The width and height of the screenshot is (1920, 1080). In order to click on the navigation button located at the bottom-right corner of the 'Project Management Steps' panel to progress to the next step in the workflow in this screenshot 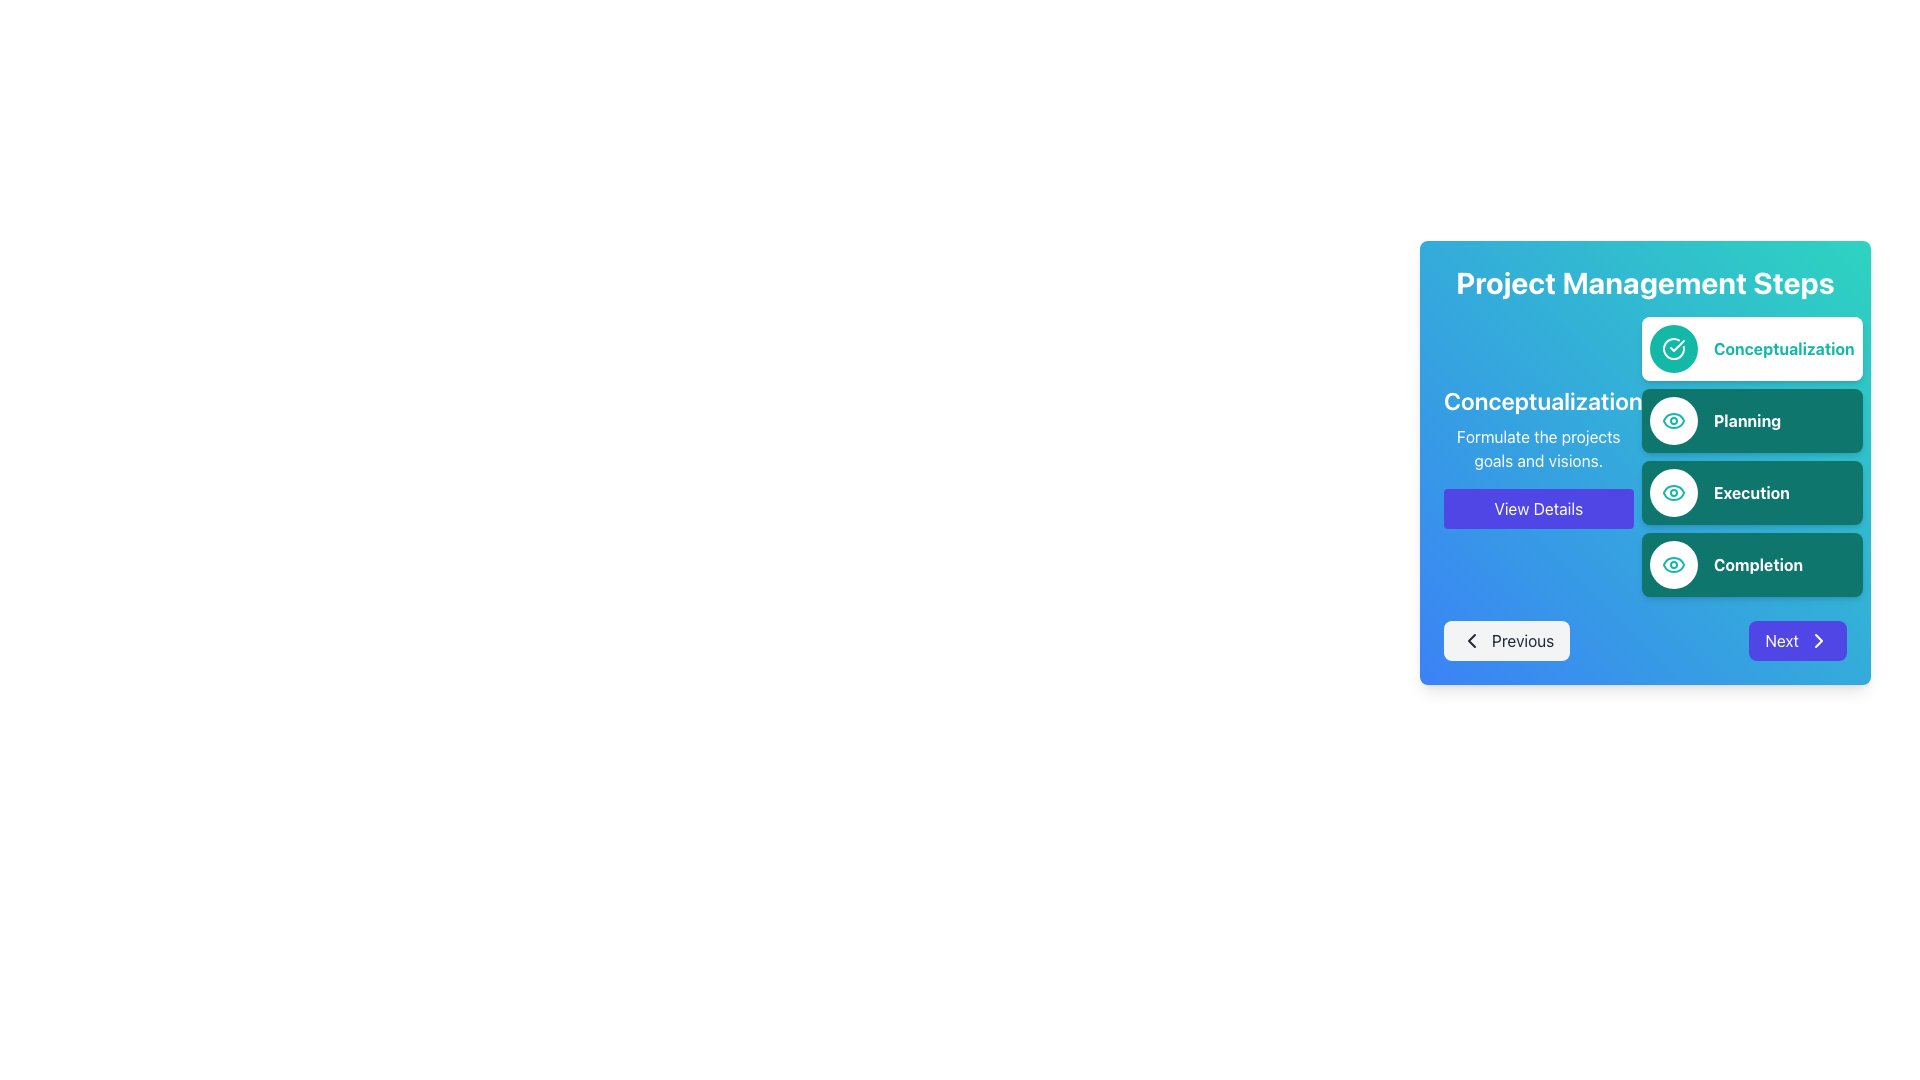, I will do `click(1798, 640)`.